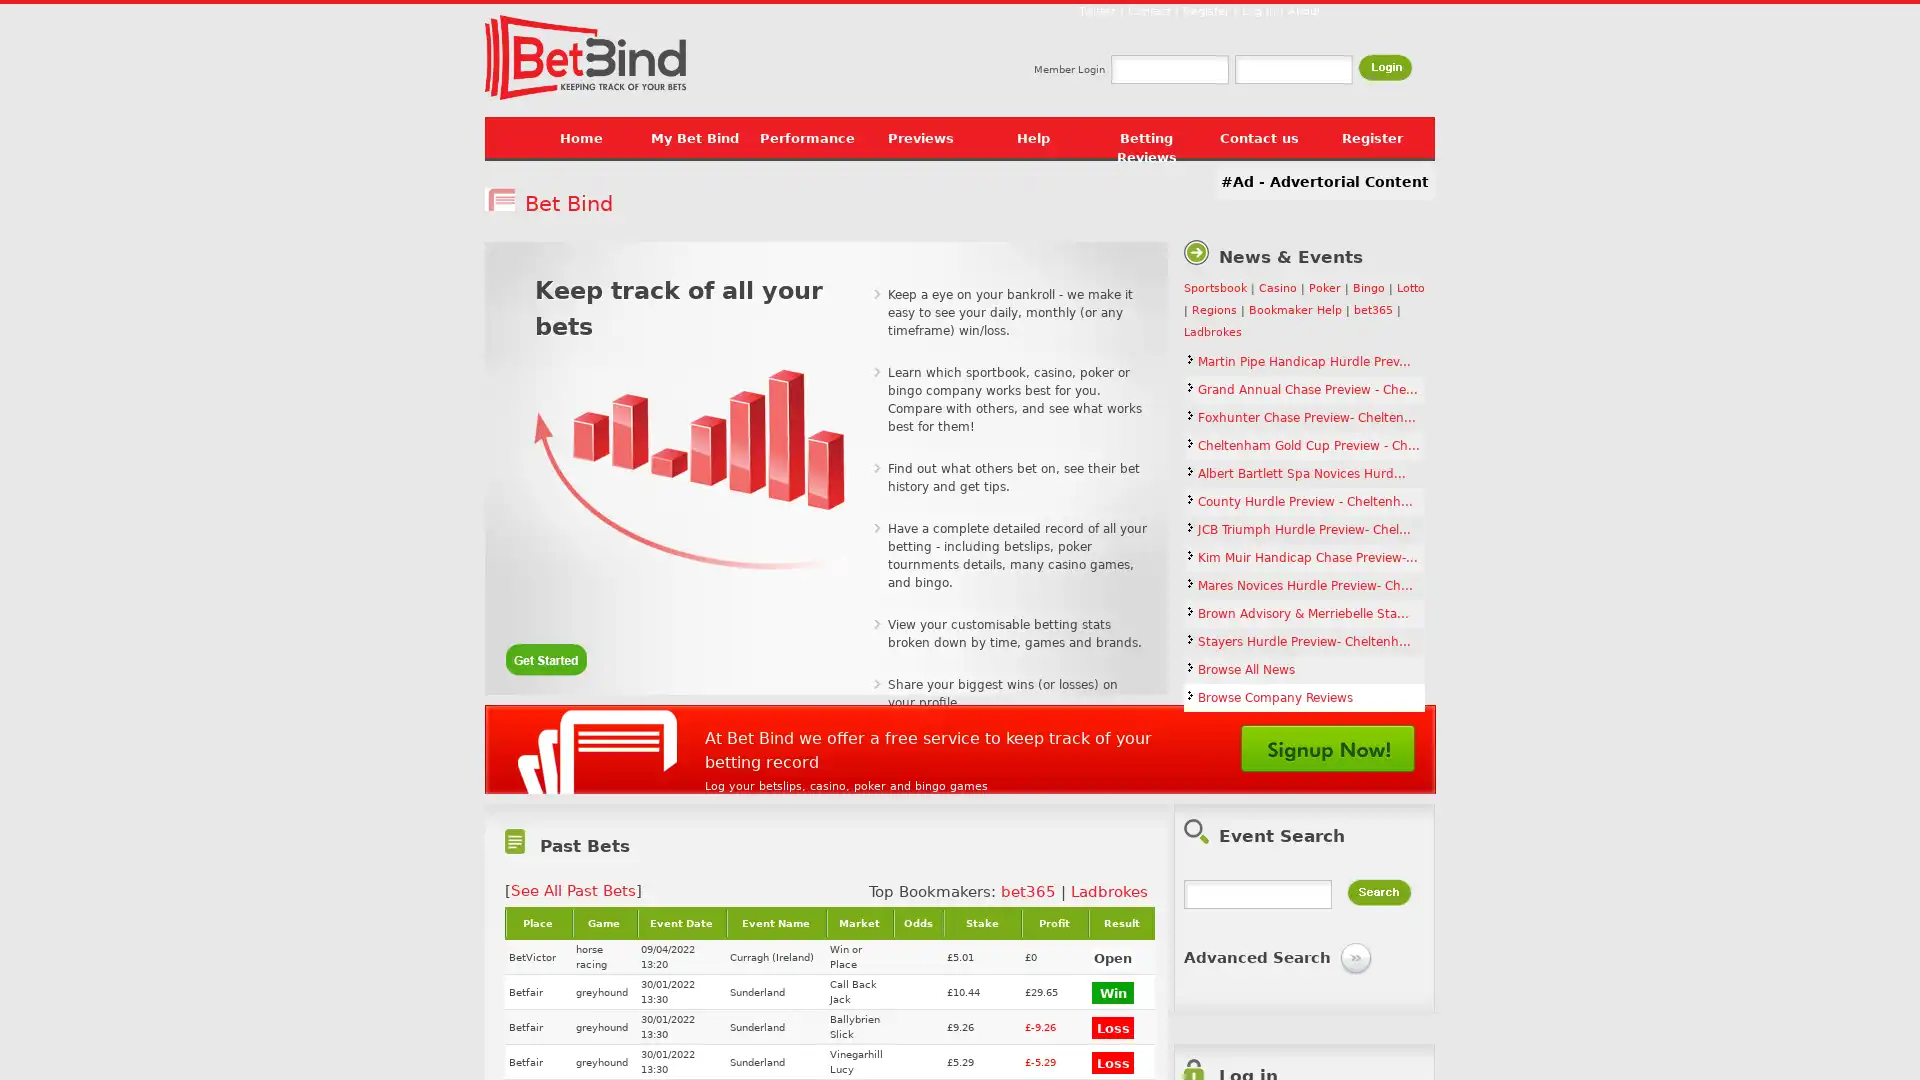 The height and width of the screenshot is (1080, 1920). I want to click on Sign In, so click(1384, 66).